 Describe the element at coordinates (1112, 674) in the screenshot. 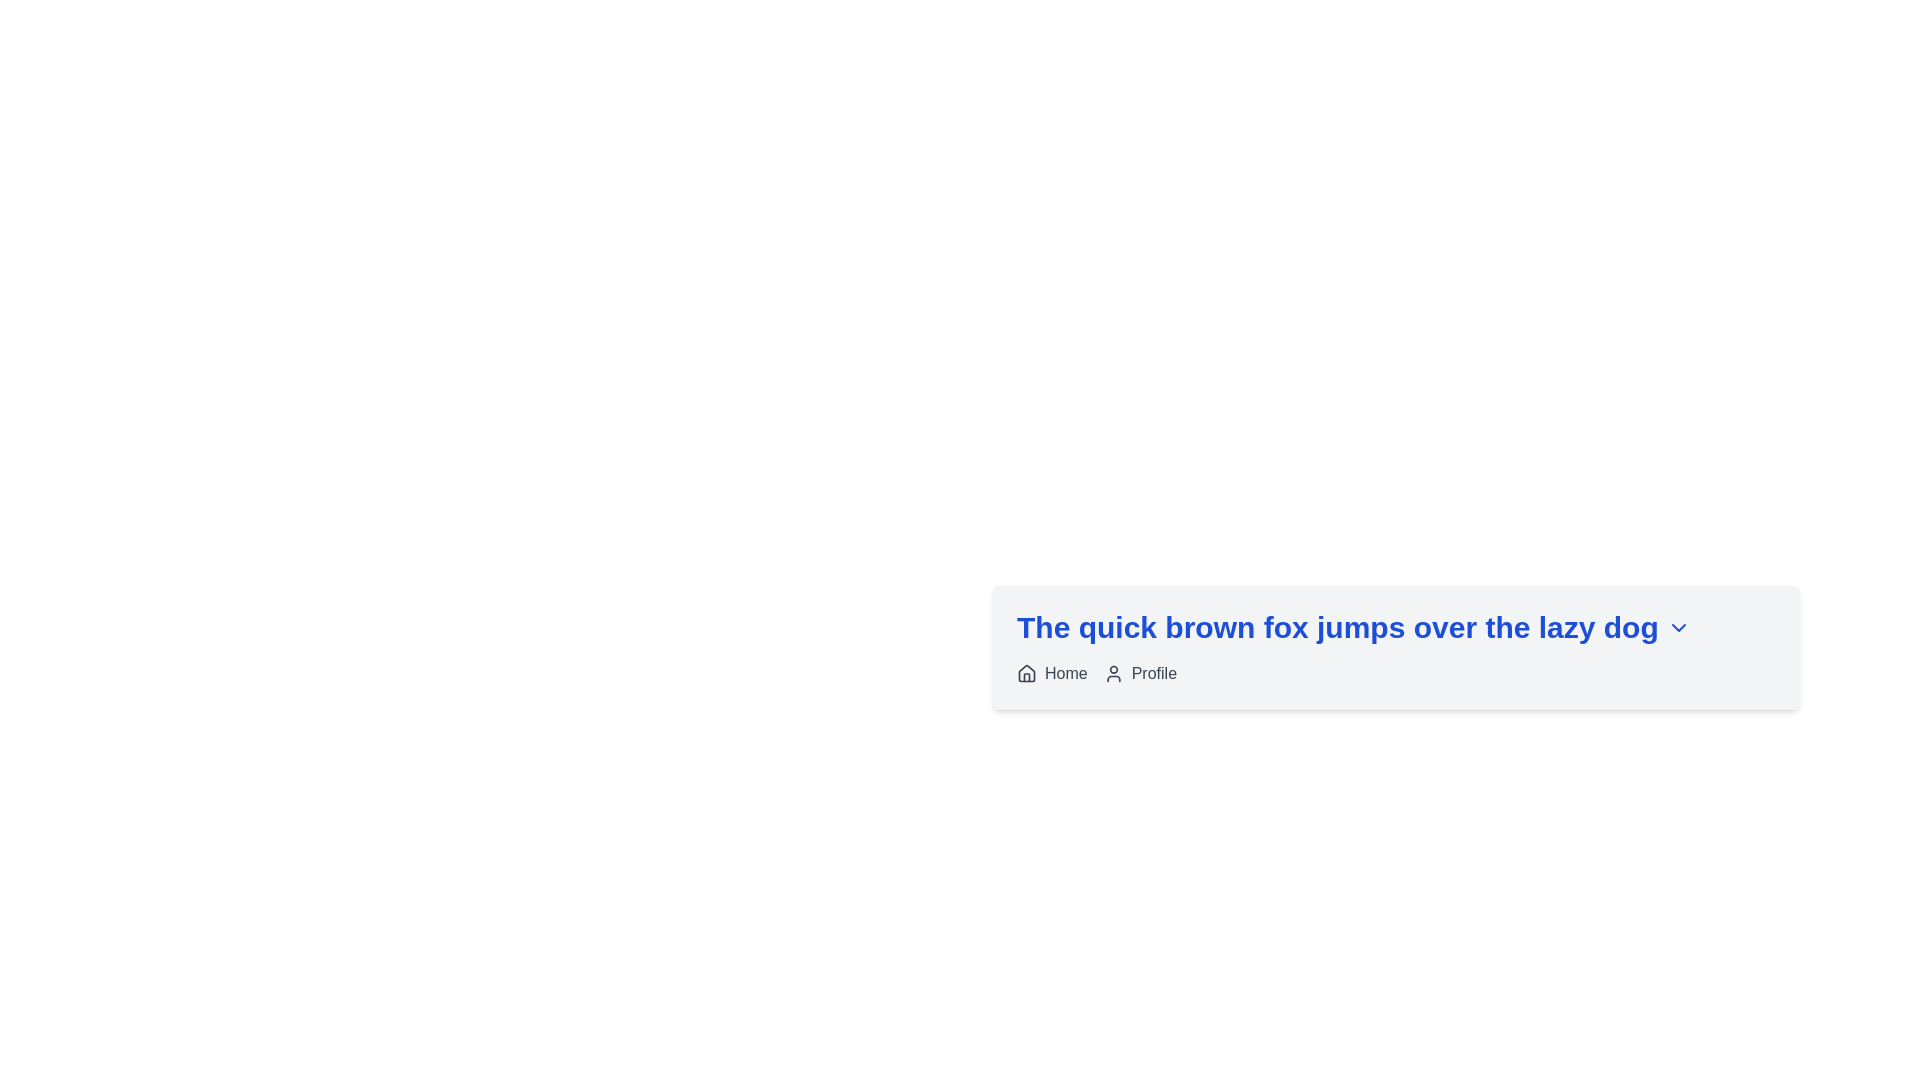

I see `the profile icon located next to the text 'Profile'` at that location.